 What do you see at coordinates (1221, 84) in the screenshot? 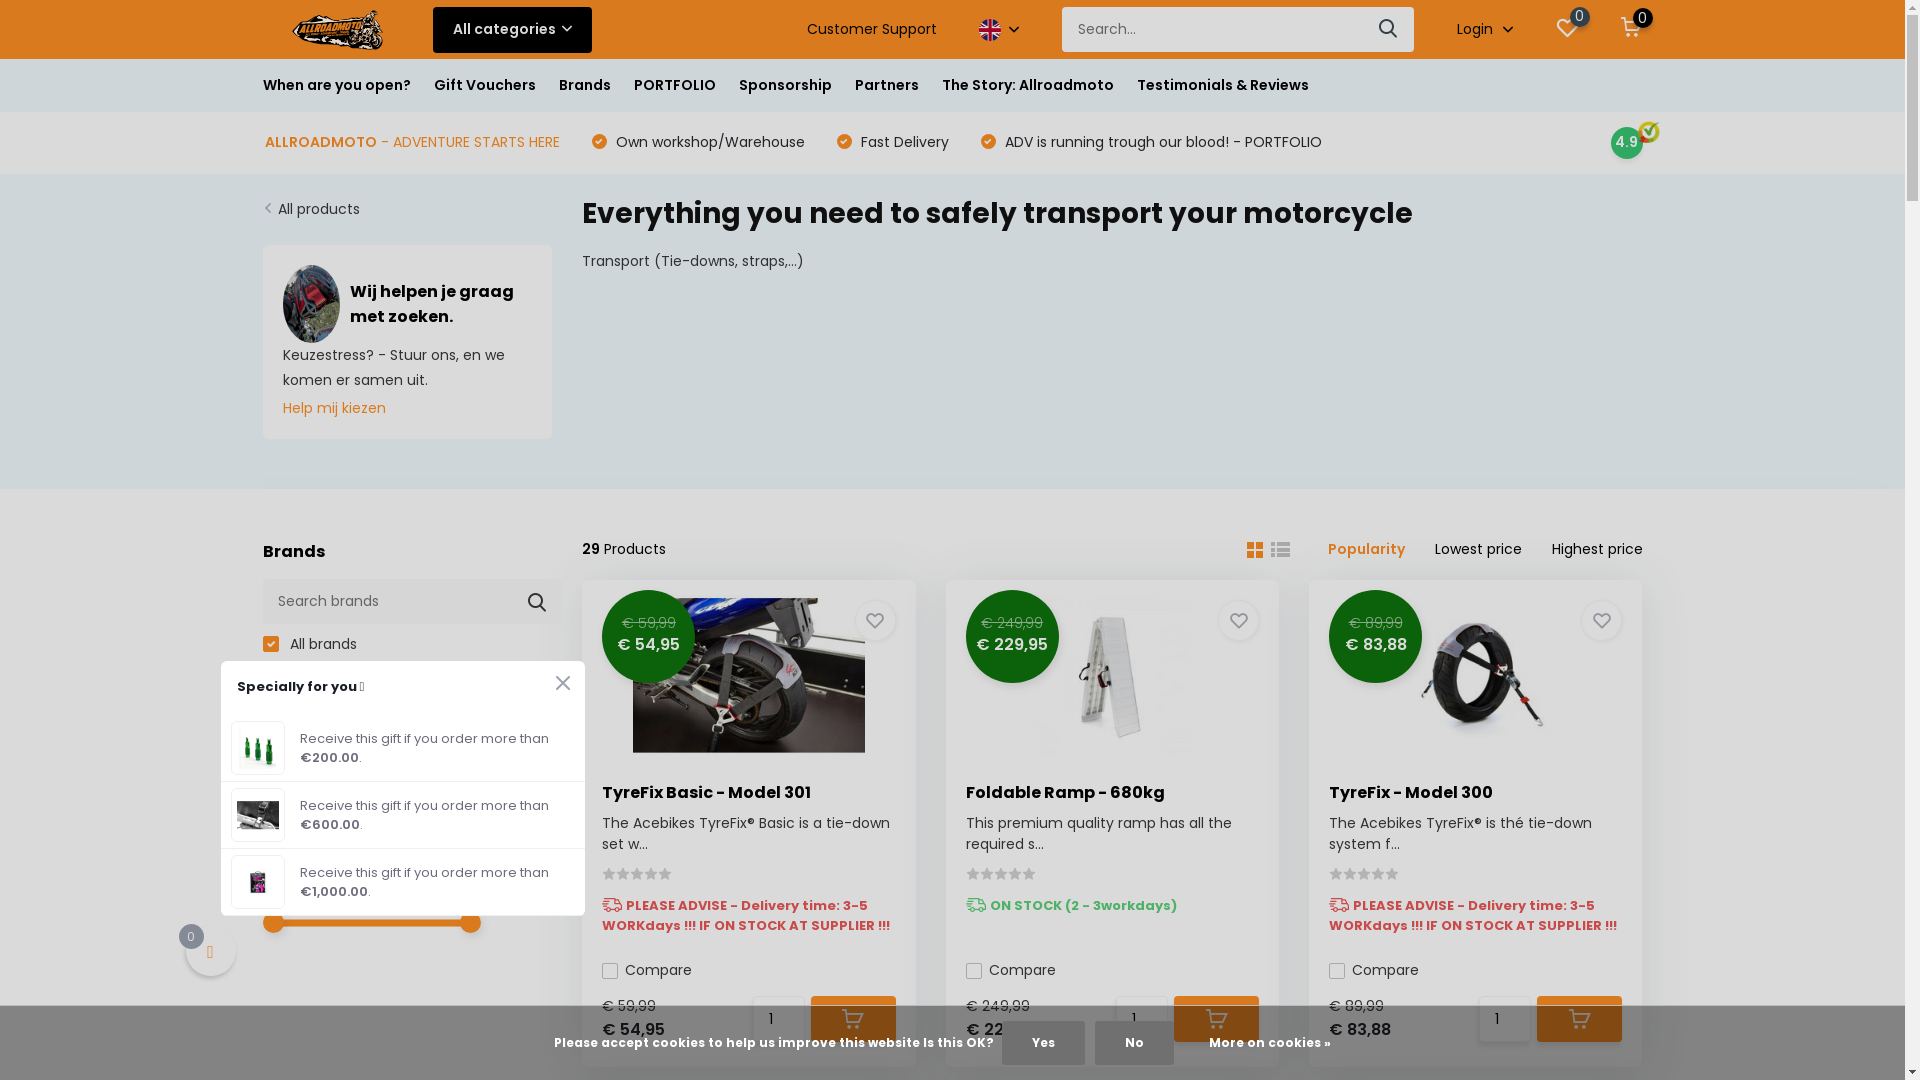
I see `'Testimonials & Reviews'` at bounding box center [1221, 84].